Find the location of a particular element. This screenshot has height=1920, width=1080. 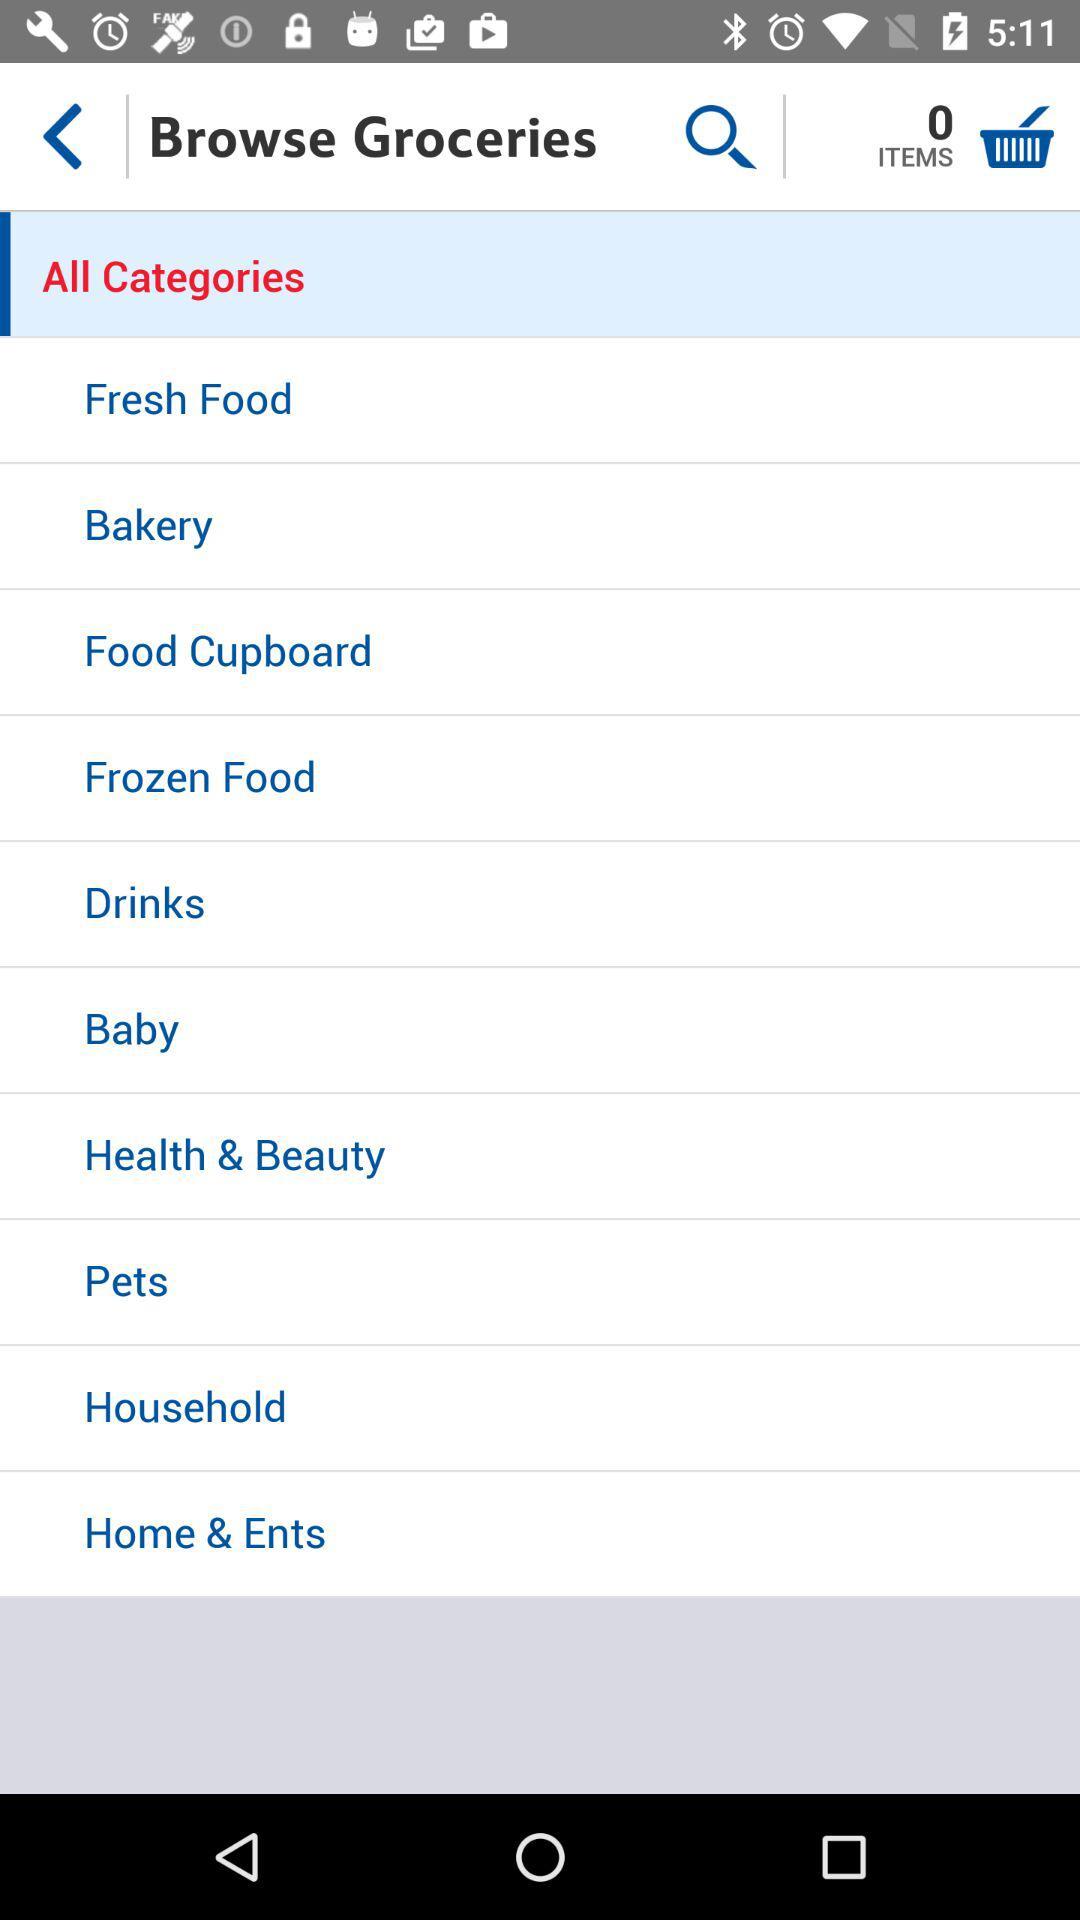

the icon below the all categories icon is located at coordinates (540, 400).